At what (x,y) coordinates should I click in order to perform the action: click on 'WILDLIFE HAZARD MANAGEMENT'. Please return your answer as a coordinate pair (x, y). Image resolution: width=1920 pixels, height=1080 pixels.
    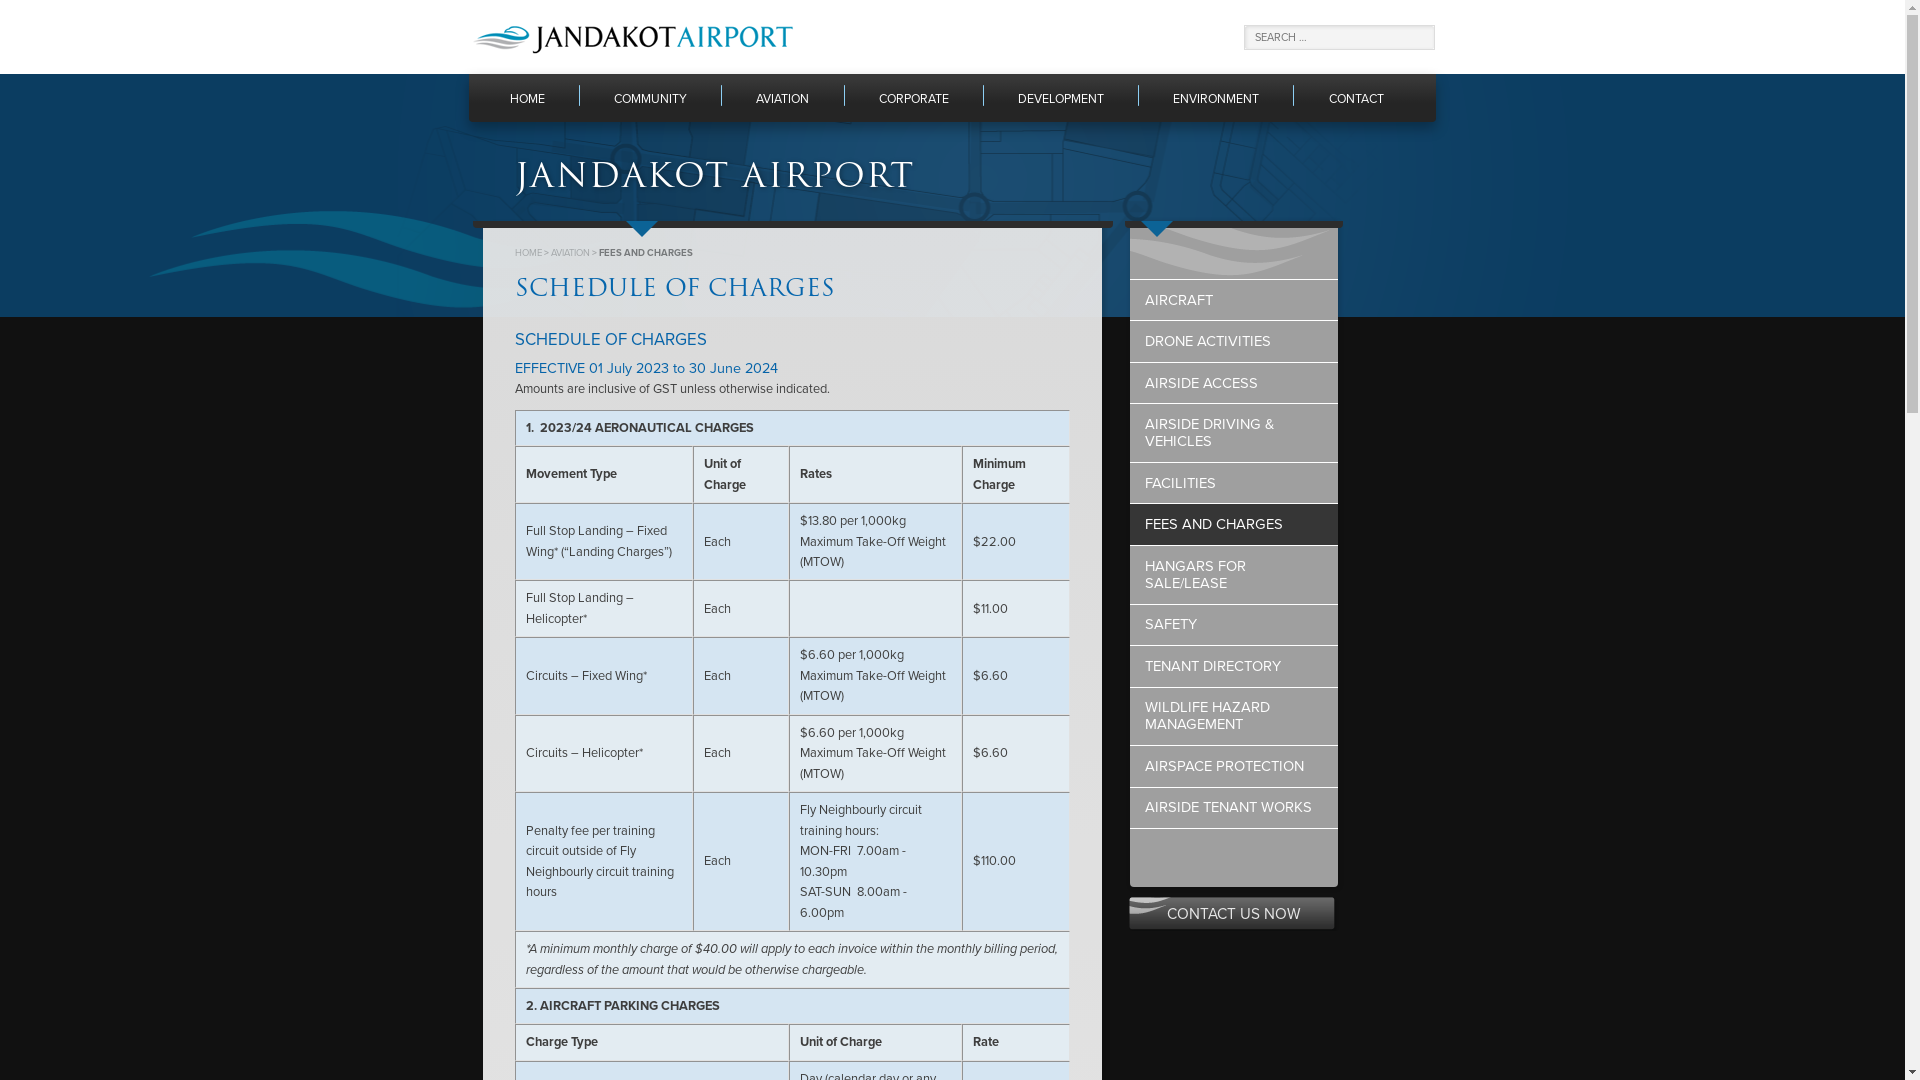
    Looking at the image, I should click on (1232, 716).